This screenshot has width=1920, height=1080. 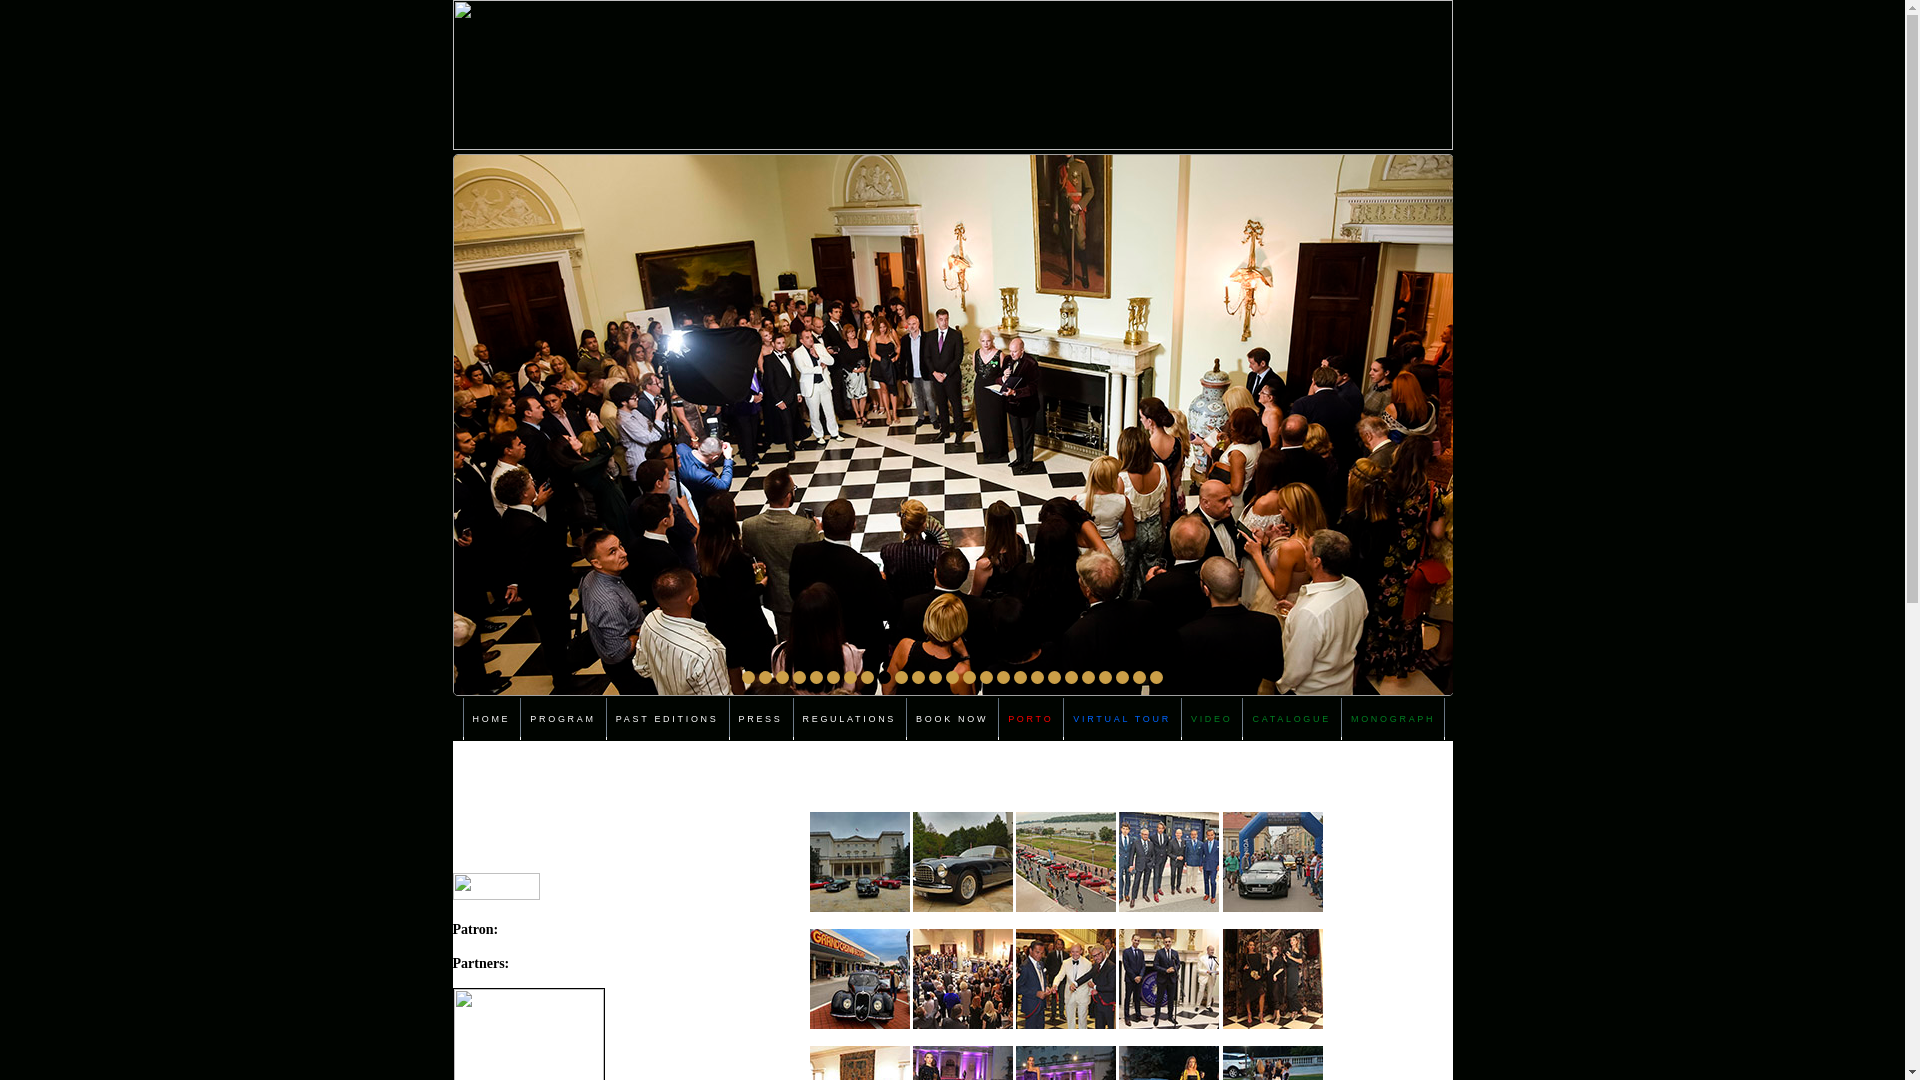 What do you see at coordinates (849, 717) in the screenshot?
I see `'REGULATIONS'` at bounding box center [849, 717].